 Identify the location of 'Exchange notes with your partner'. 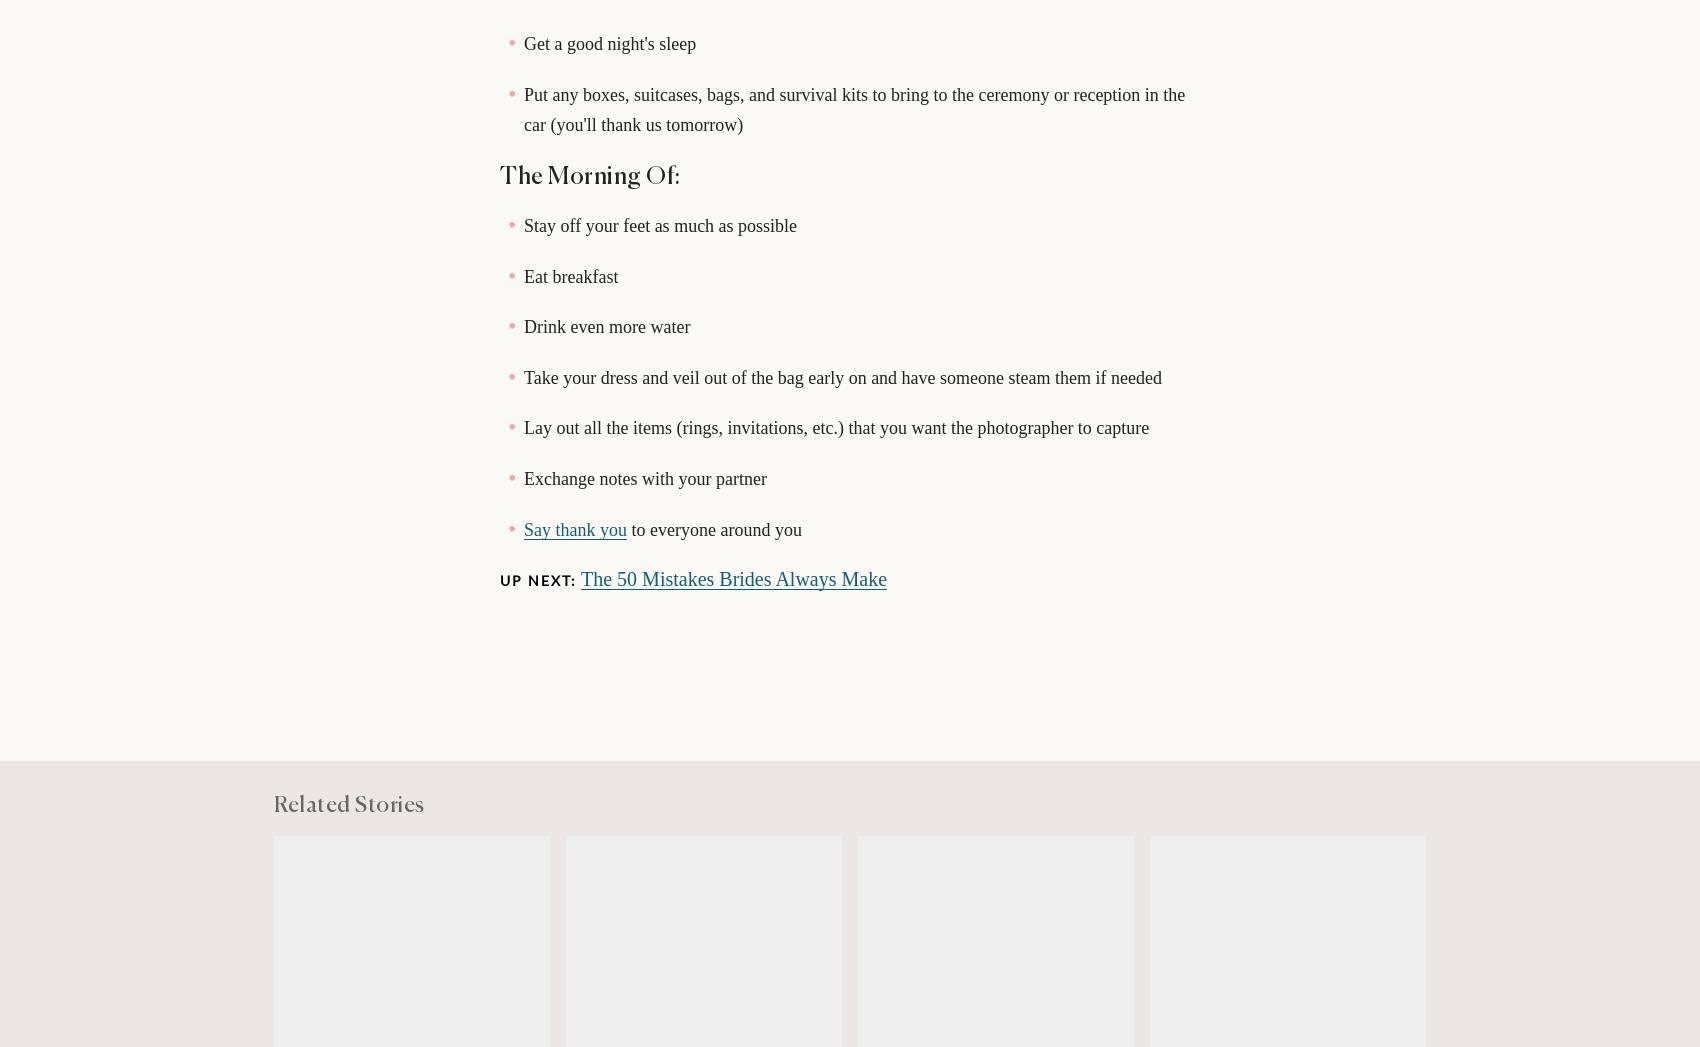
(644, 476).